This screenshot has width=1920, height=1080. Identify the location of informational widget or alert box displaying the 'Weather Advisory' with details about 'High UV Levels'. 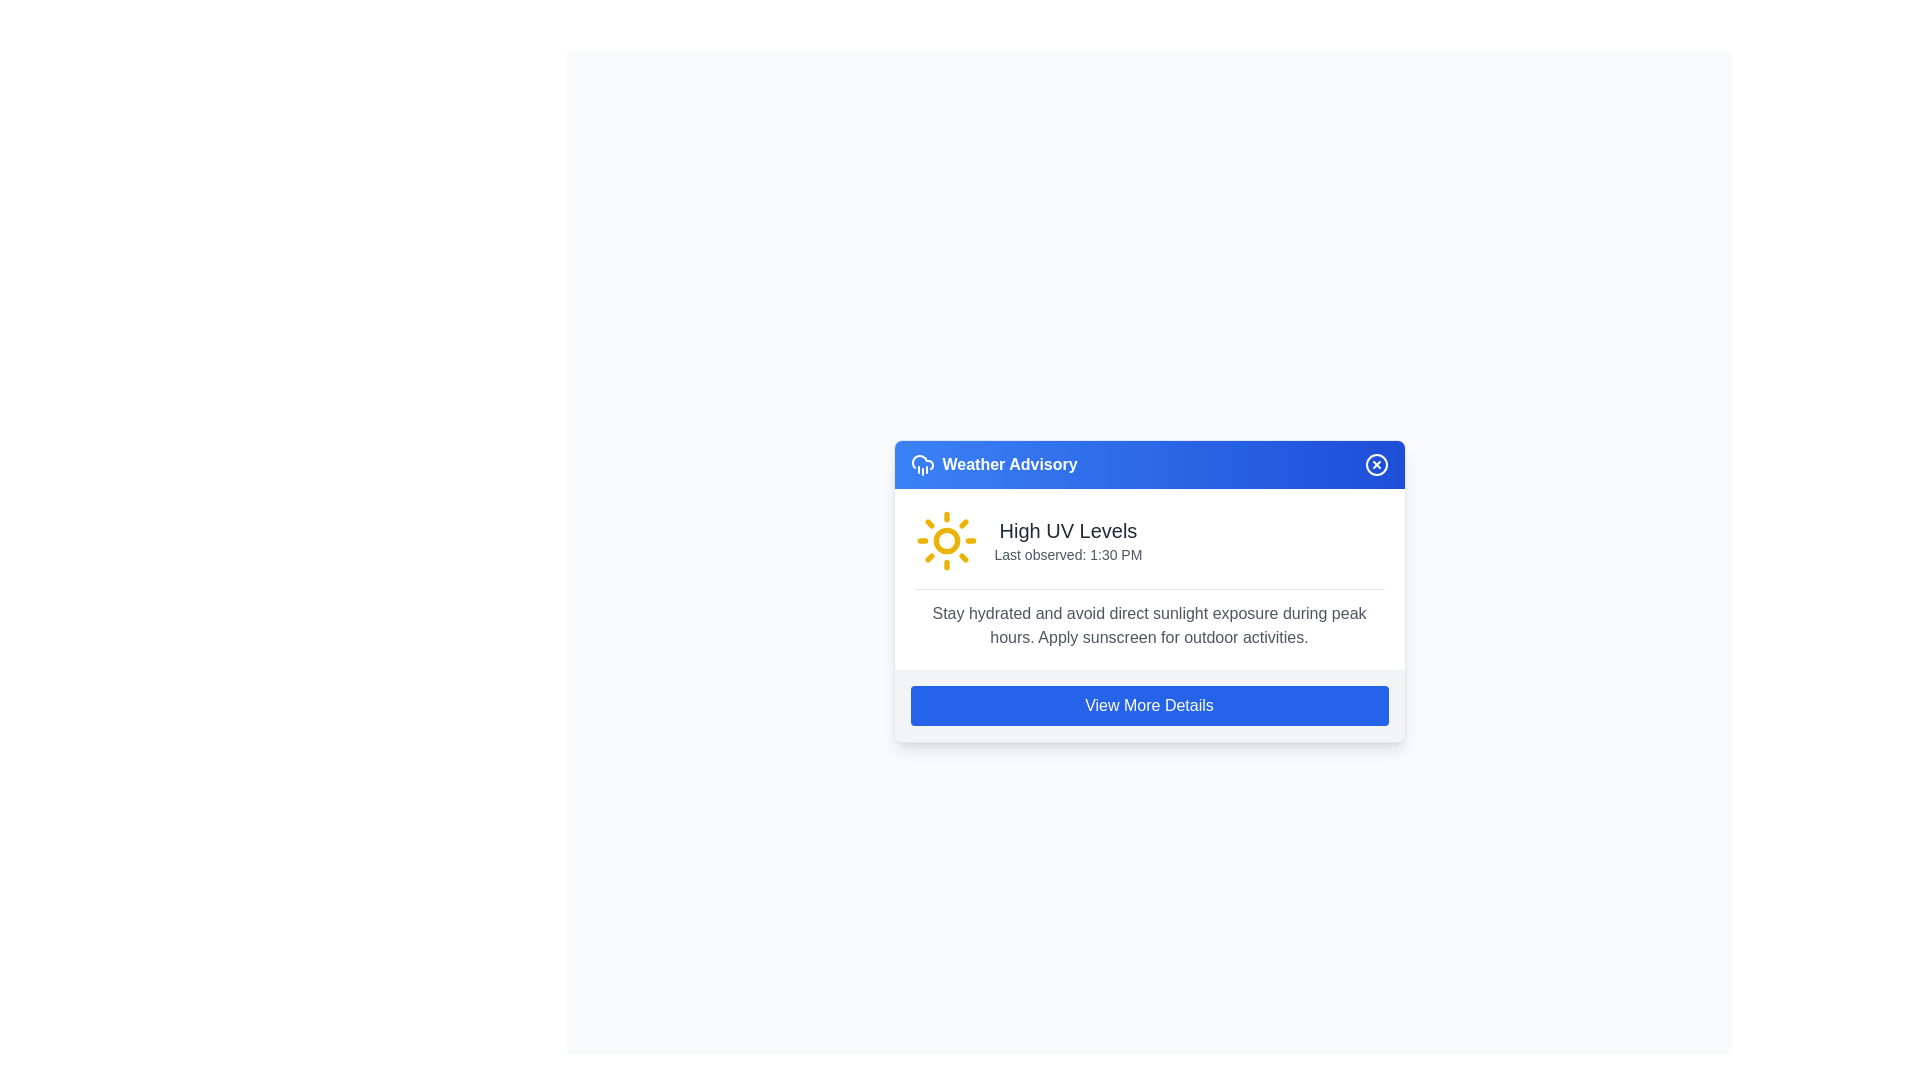
(1149, 589).